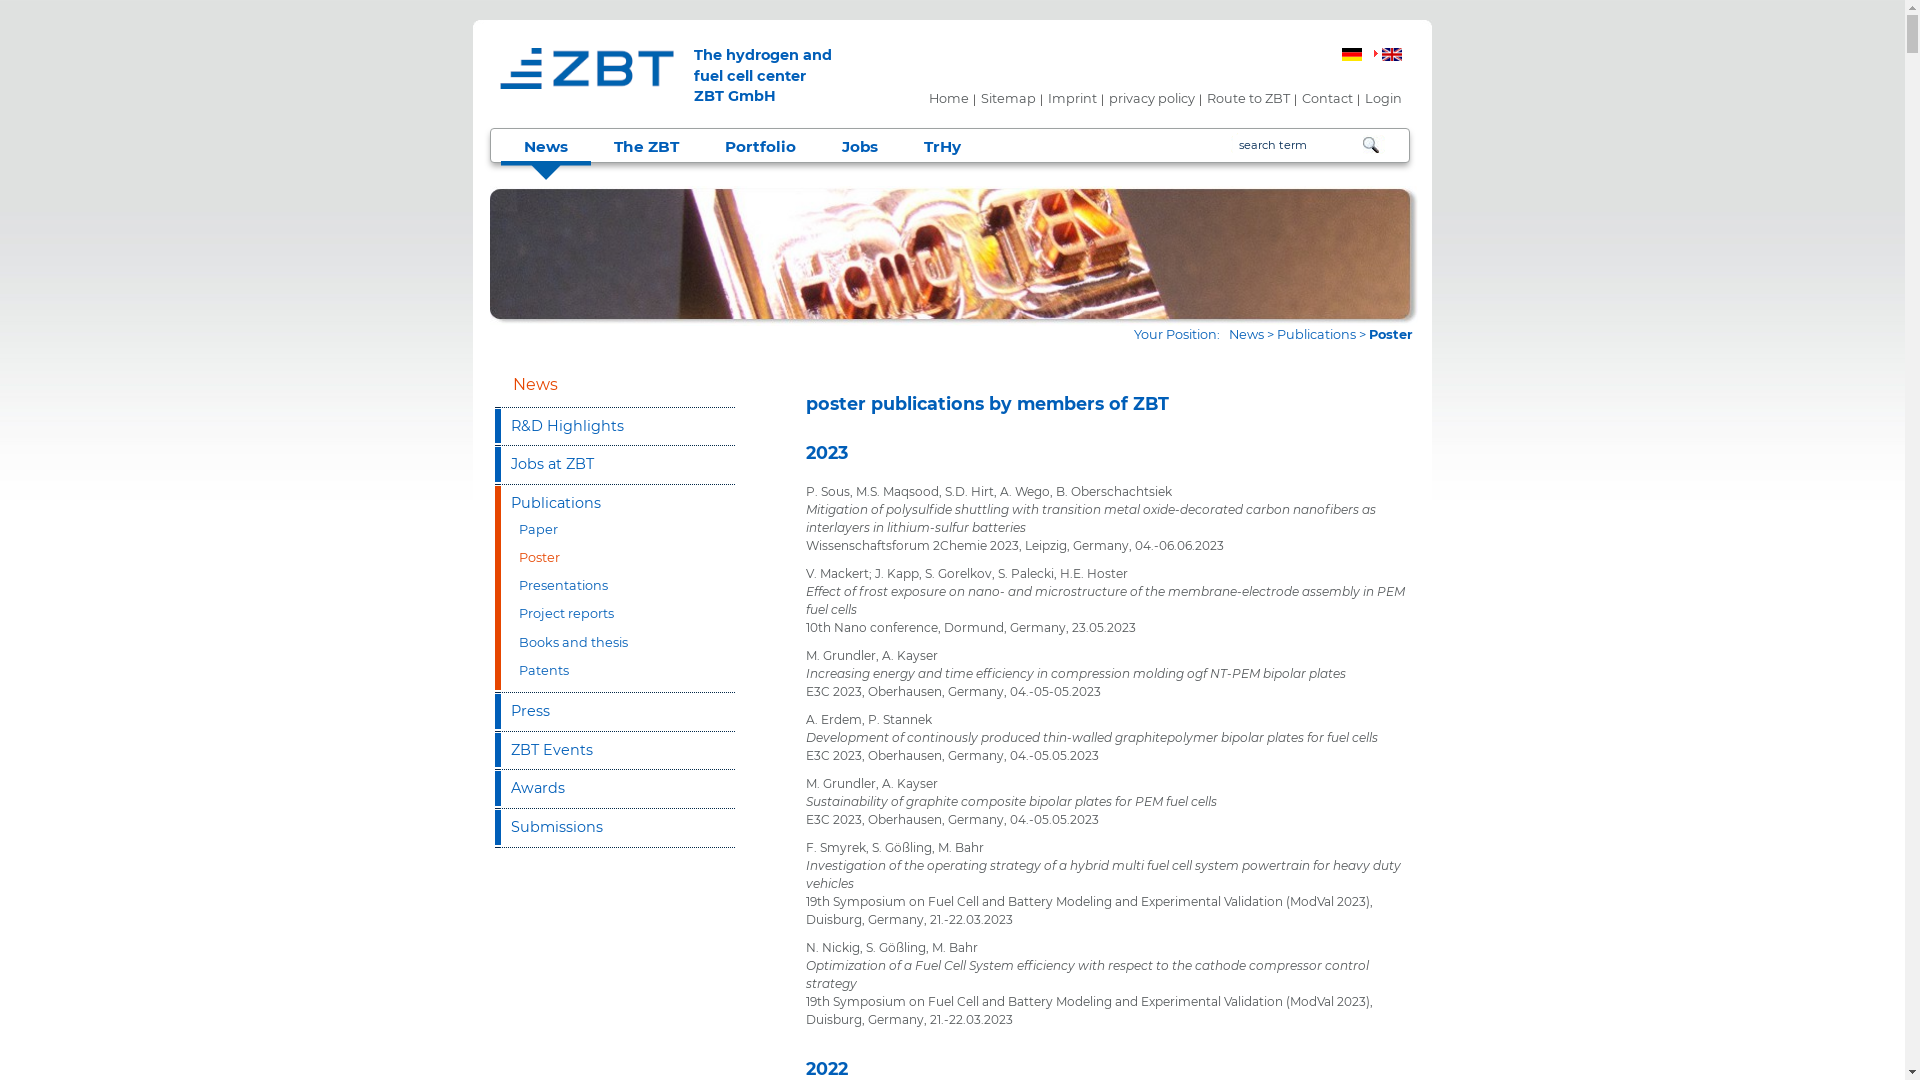 This screenshot has width=1920, height=1080. Describe the element at coordinates (605, 425) in the screenshot. I see `'R&D Highlights'` at that location.